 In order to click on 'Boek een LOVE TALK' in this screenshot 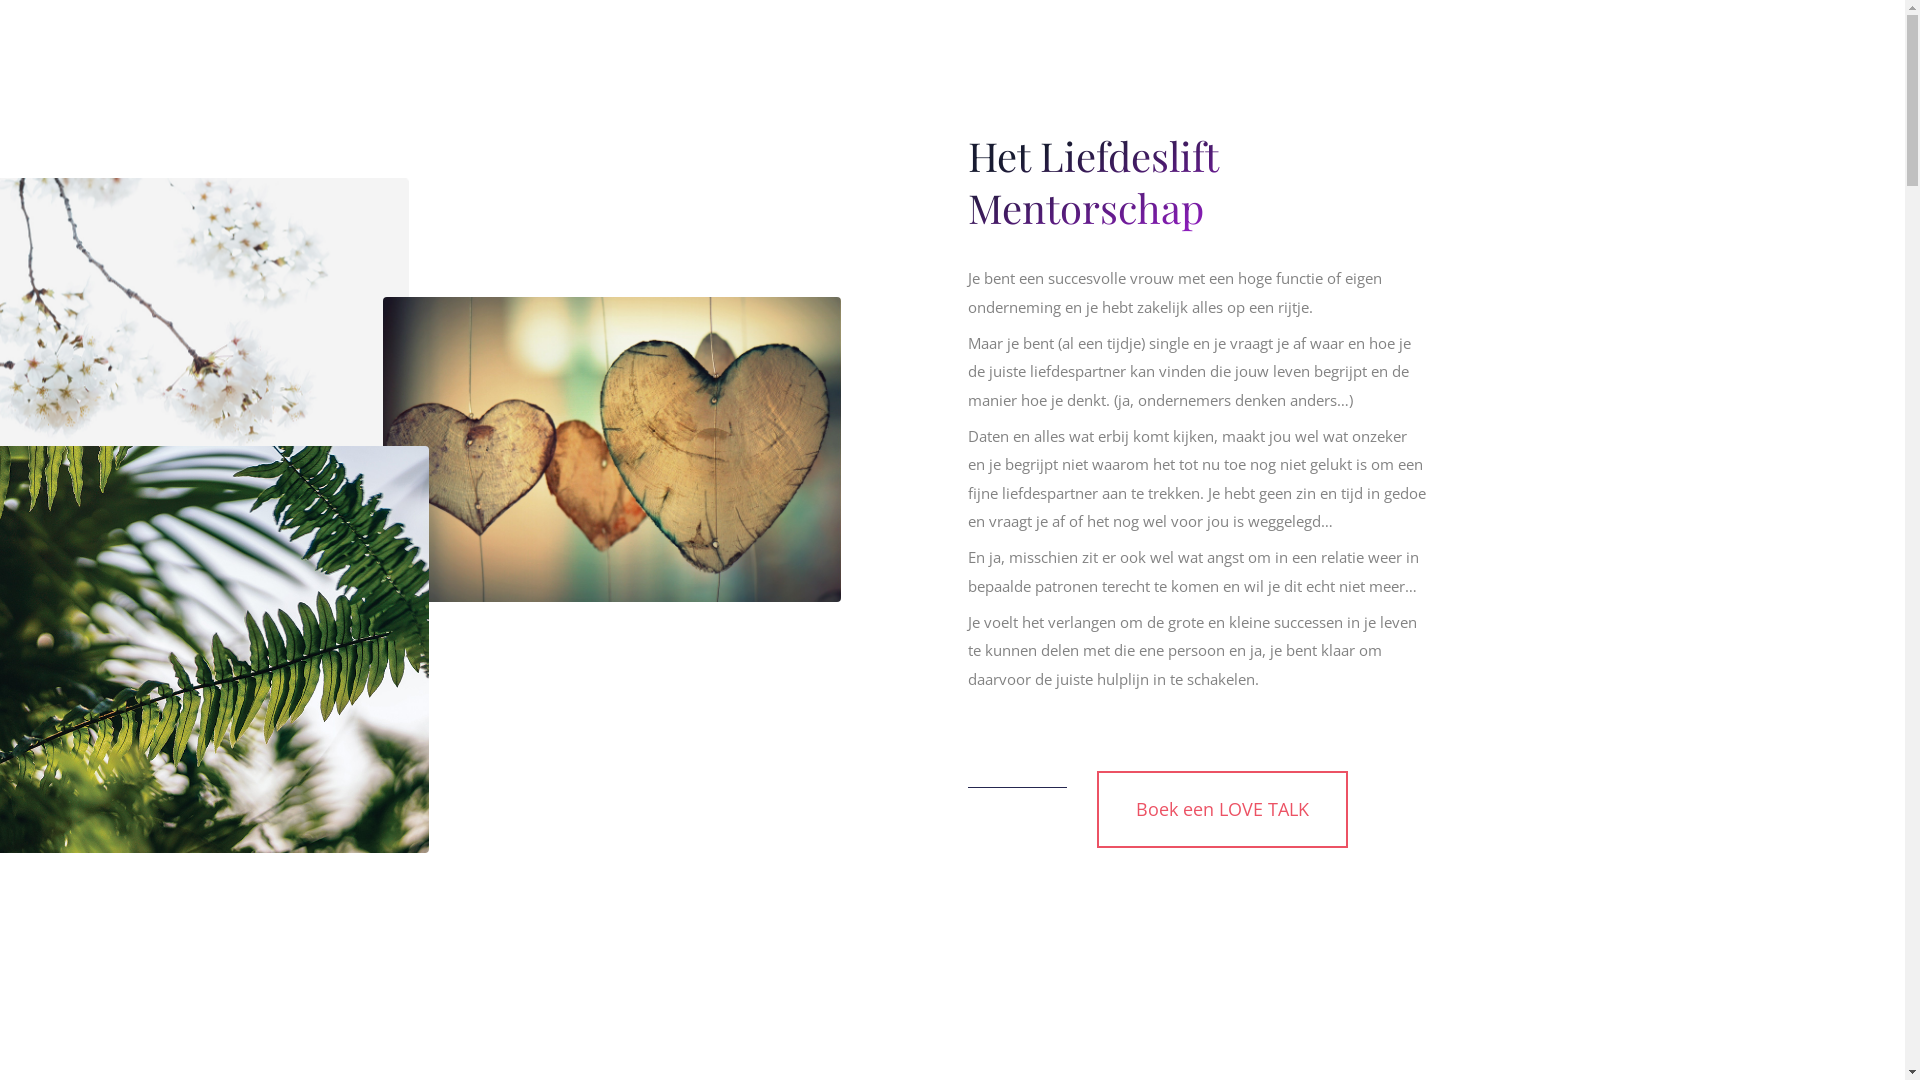, I will do `click(1221, 808)`.